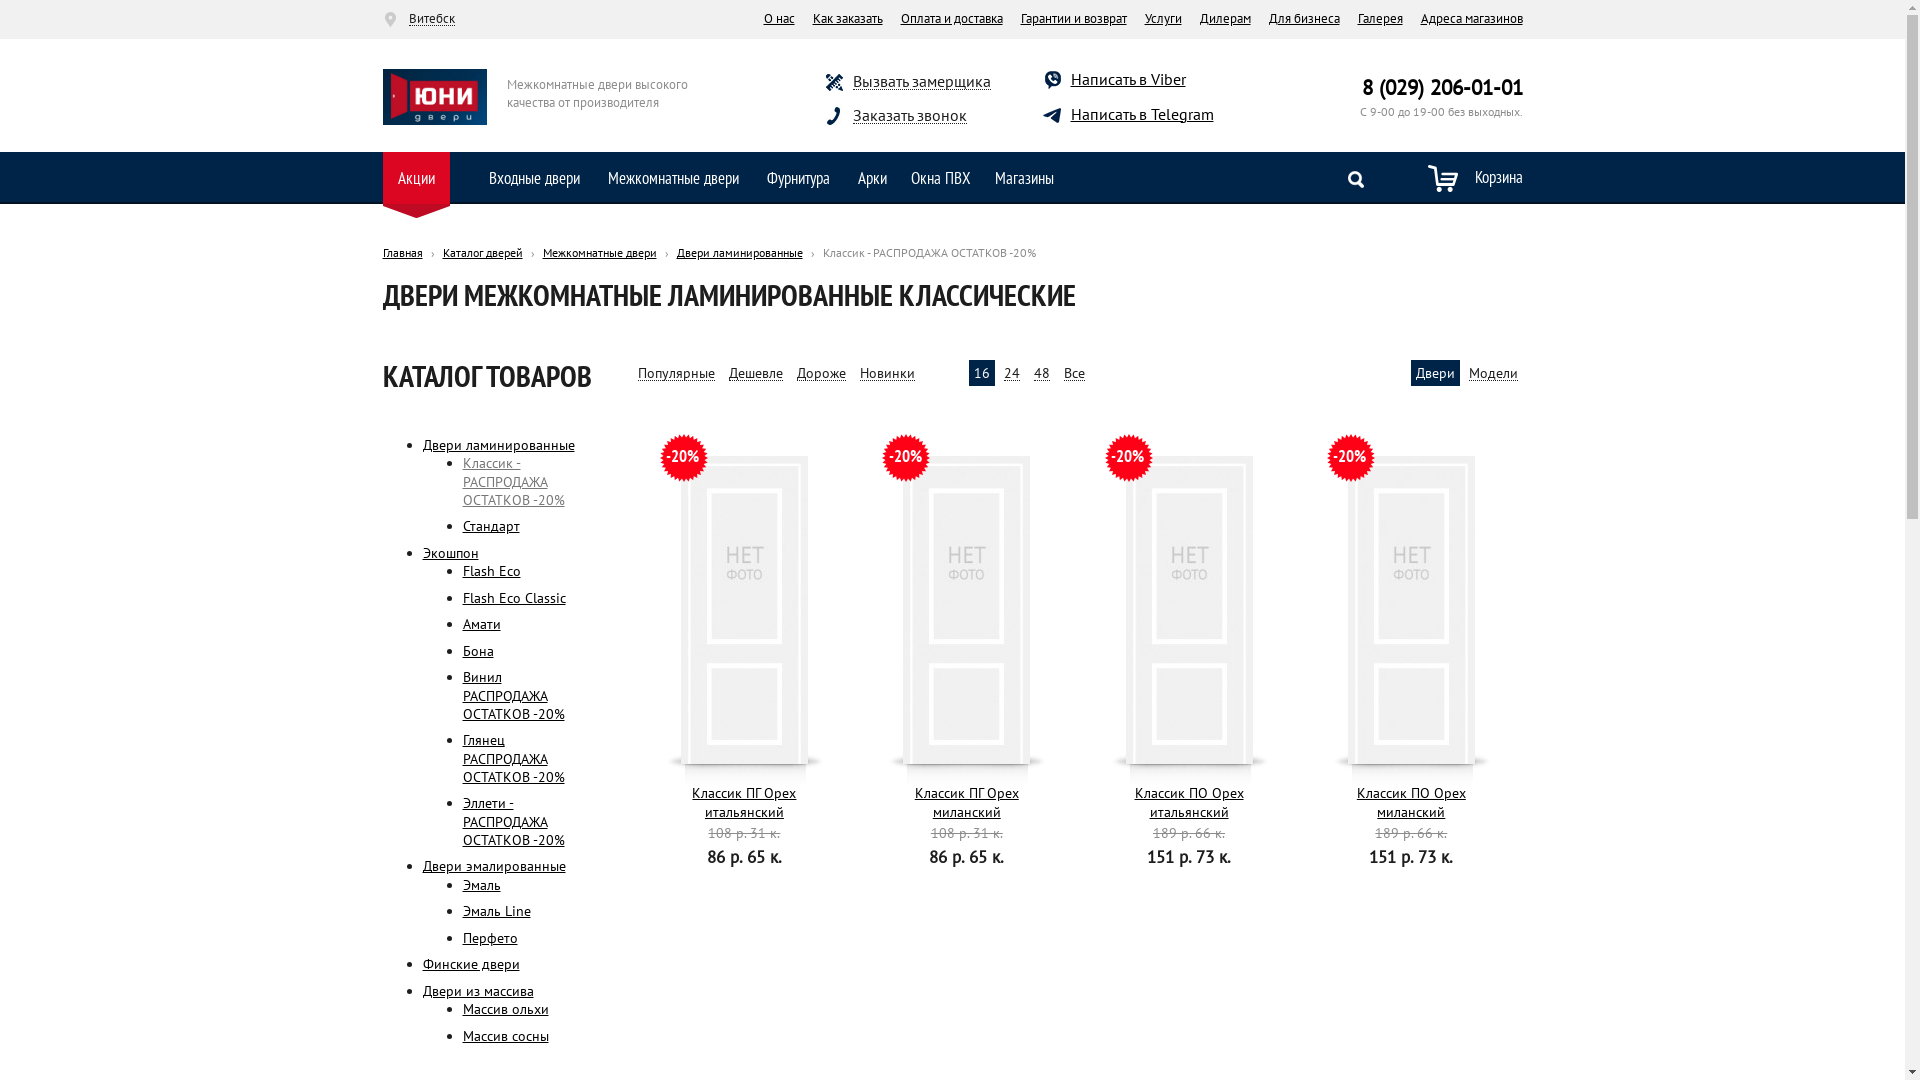 The image size is (1920, 1080). Describe the element at coordinates (1040, 373) in the screenshot. I see `'48'` at that location.